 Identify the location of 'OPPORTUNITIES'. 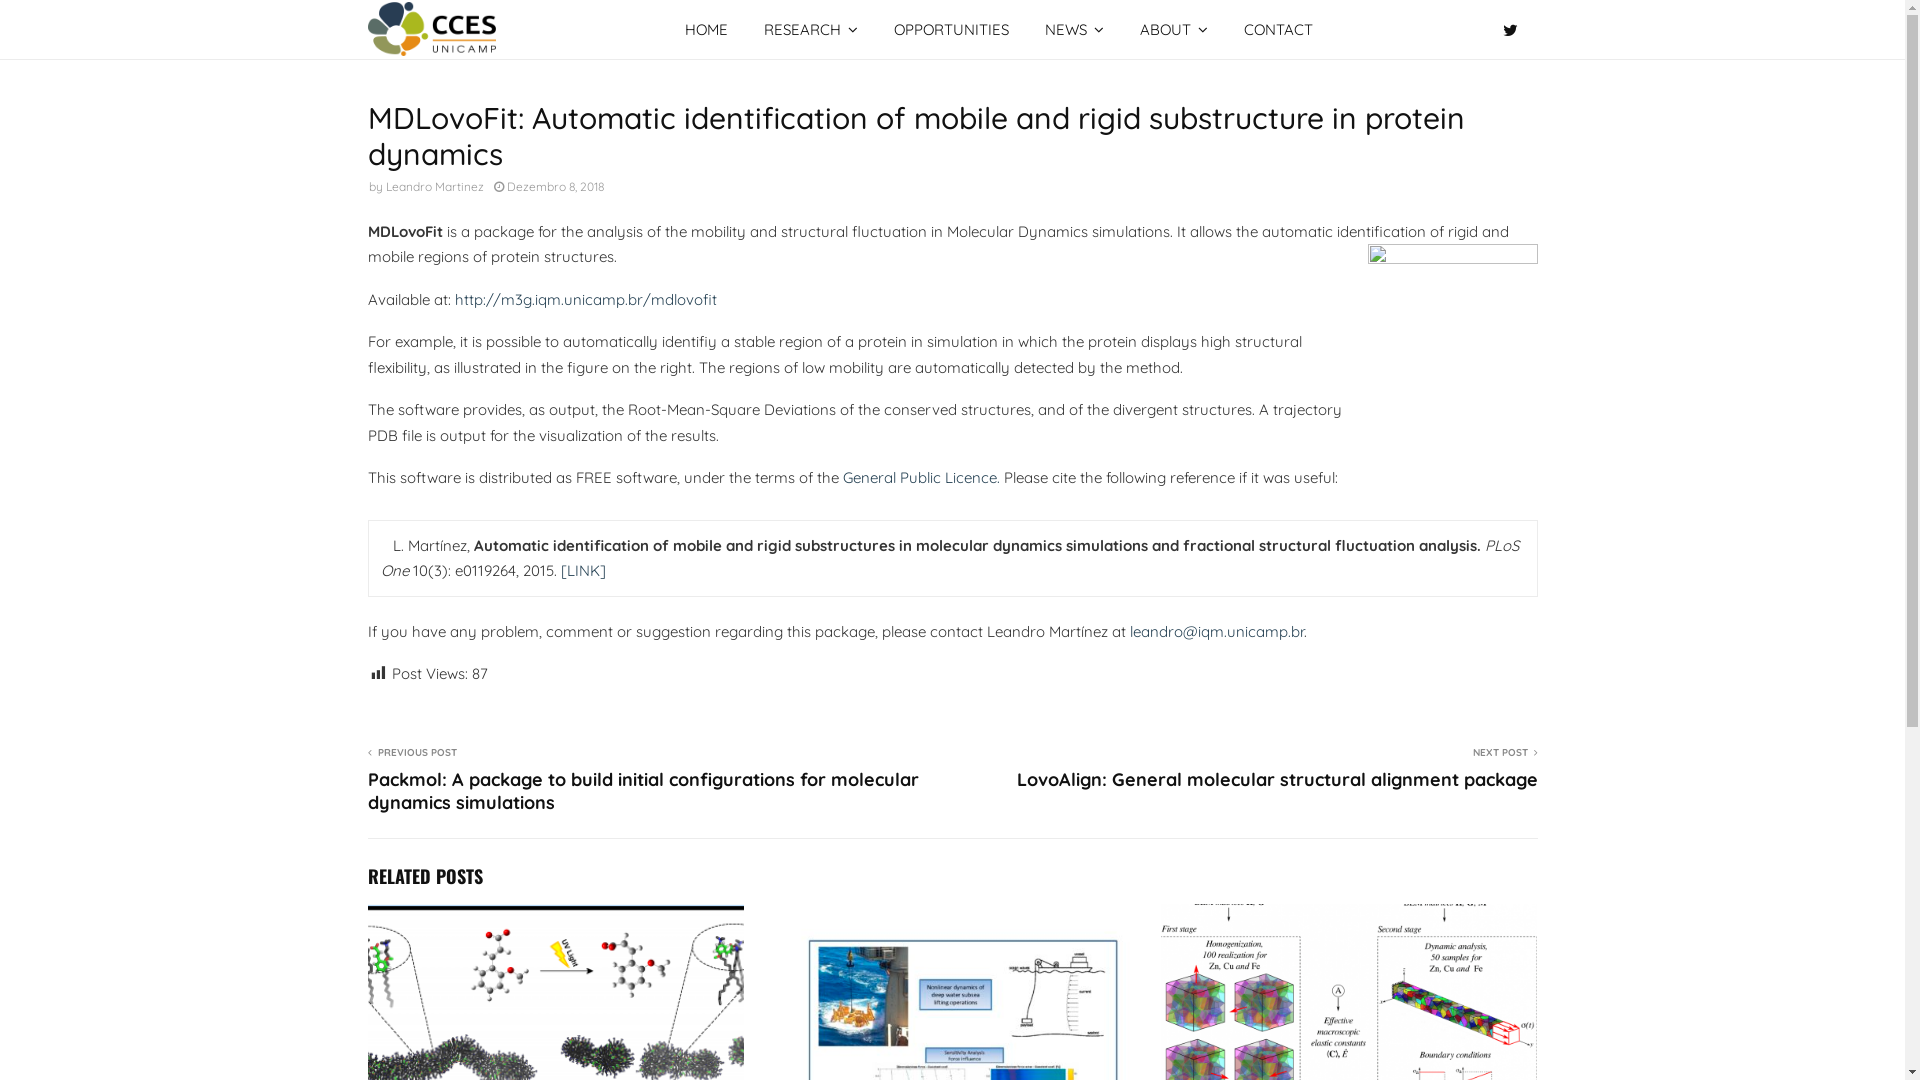
(950, 30).